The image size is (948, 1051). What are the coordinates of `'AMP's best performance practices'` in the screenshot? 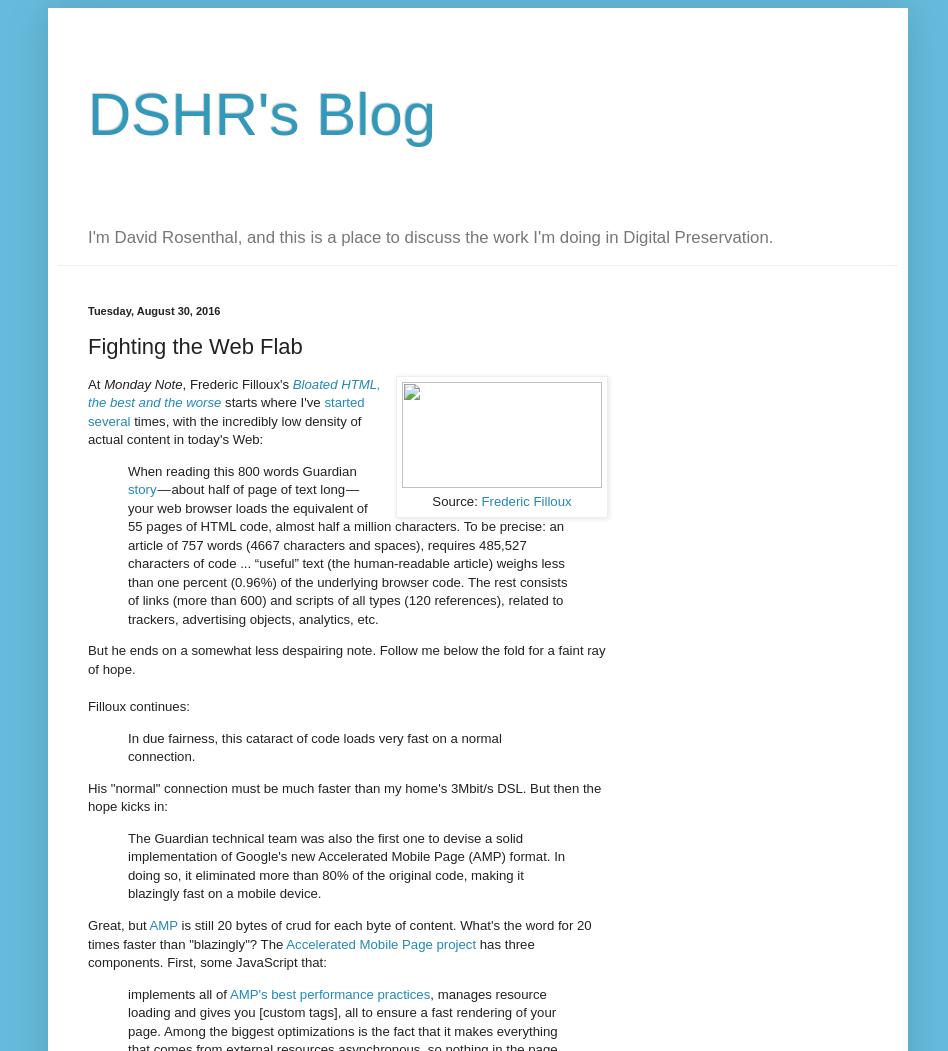 It's located at (329, 993).